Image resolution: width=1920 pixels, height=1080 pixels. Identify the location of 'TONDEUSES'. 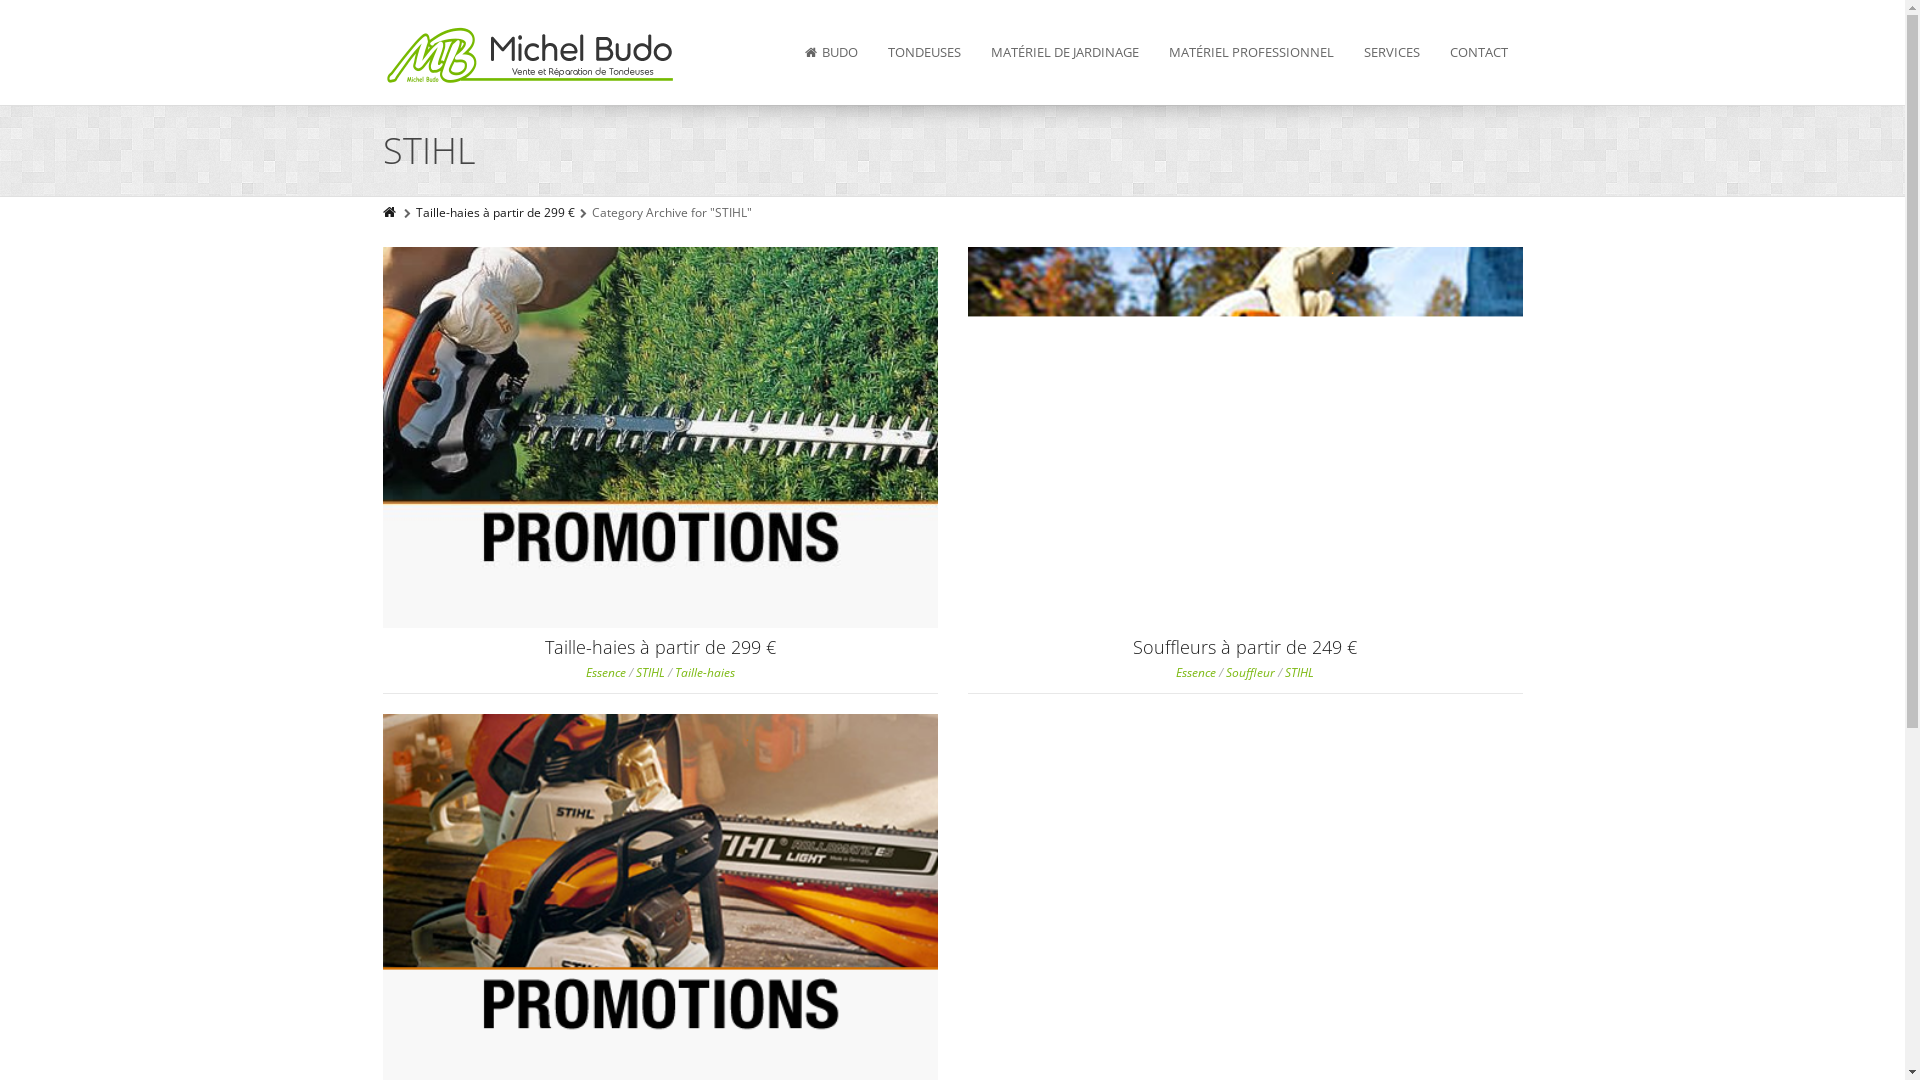
(922, 50).